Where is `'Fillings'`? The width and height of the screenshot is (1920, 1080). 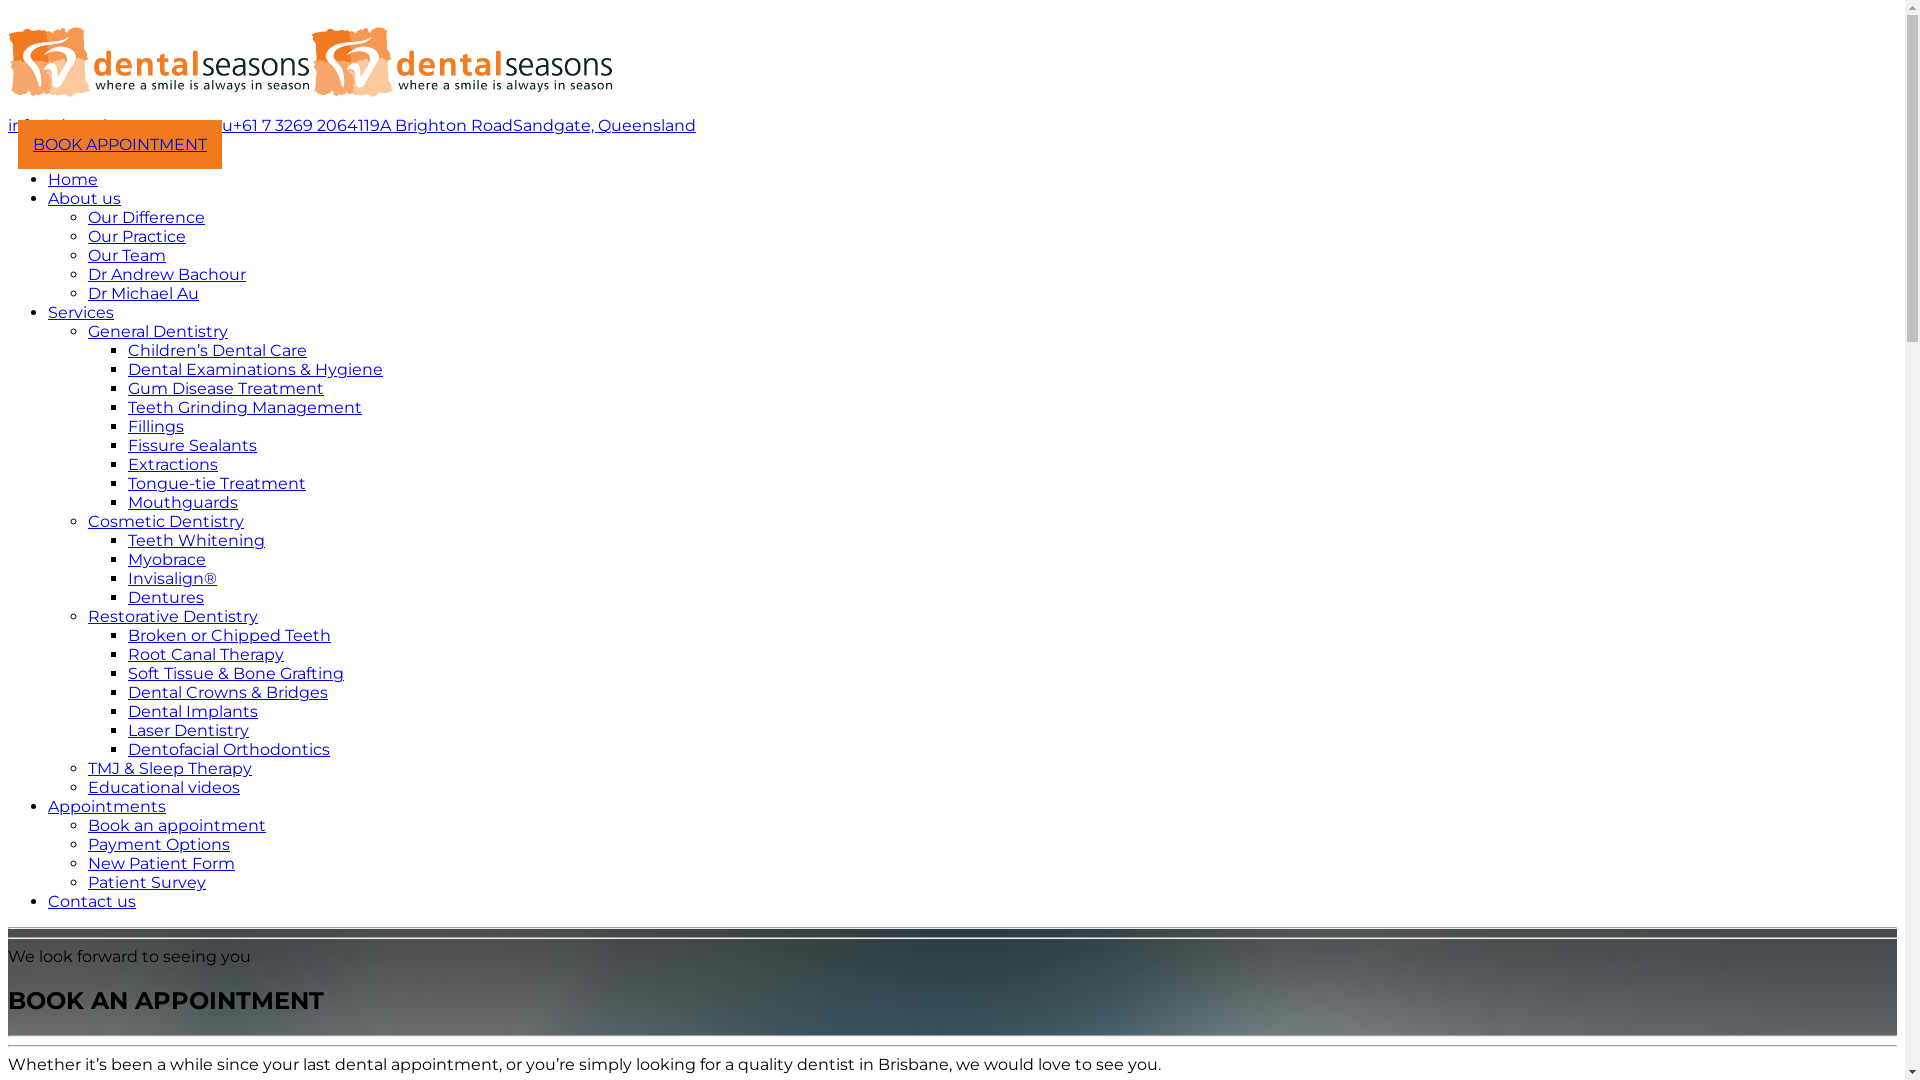 'Fillings' is located at coordinates (127, 425).